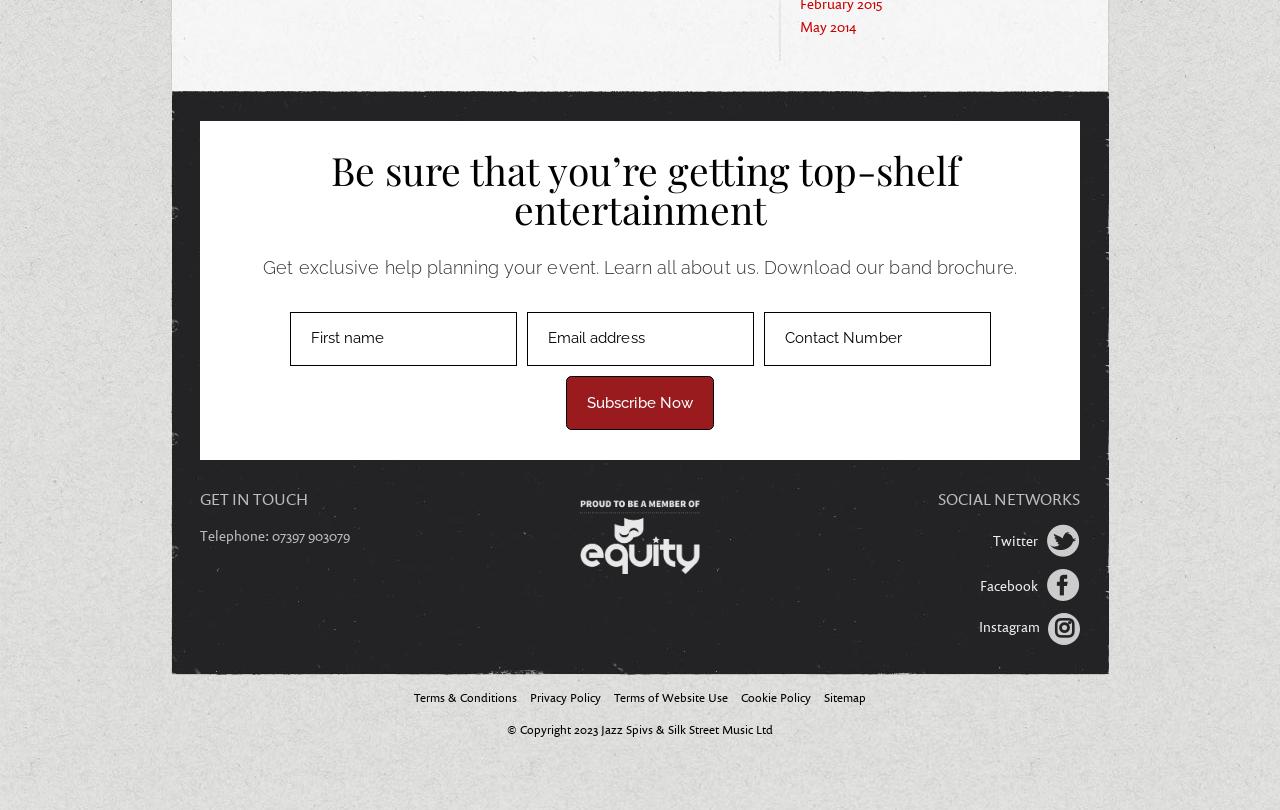 Image resolution: width=1280 pixels, height=810 pixels. Describe the element at coordinates (638, 401) in the screenshot. I see `'Subscribe Now'` at that location.